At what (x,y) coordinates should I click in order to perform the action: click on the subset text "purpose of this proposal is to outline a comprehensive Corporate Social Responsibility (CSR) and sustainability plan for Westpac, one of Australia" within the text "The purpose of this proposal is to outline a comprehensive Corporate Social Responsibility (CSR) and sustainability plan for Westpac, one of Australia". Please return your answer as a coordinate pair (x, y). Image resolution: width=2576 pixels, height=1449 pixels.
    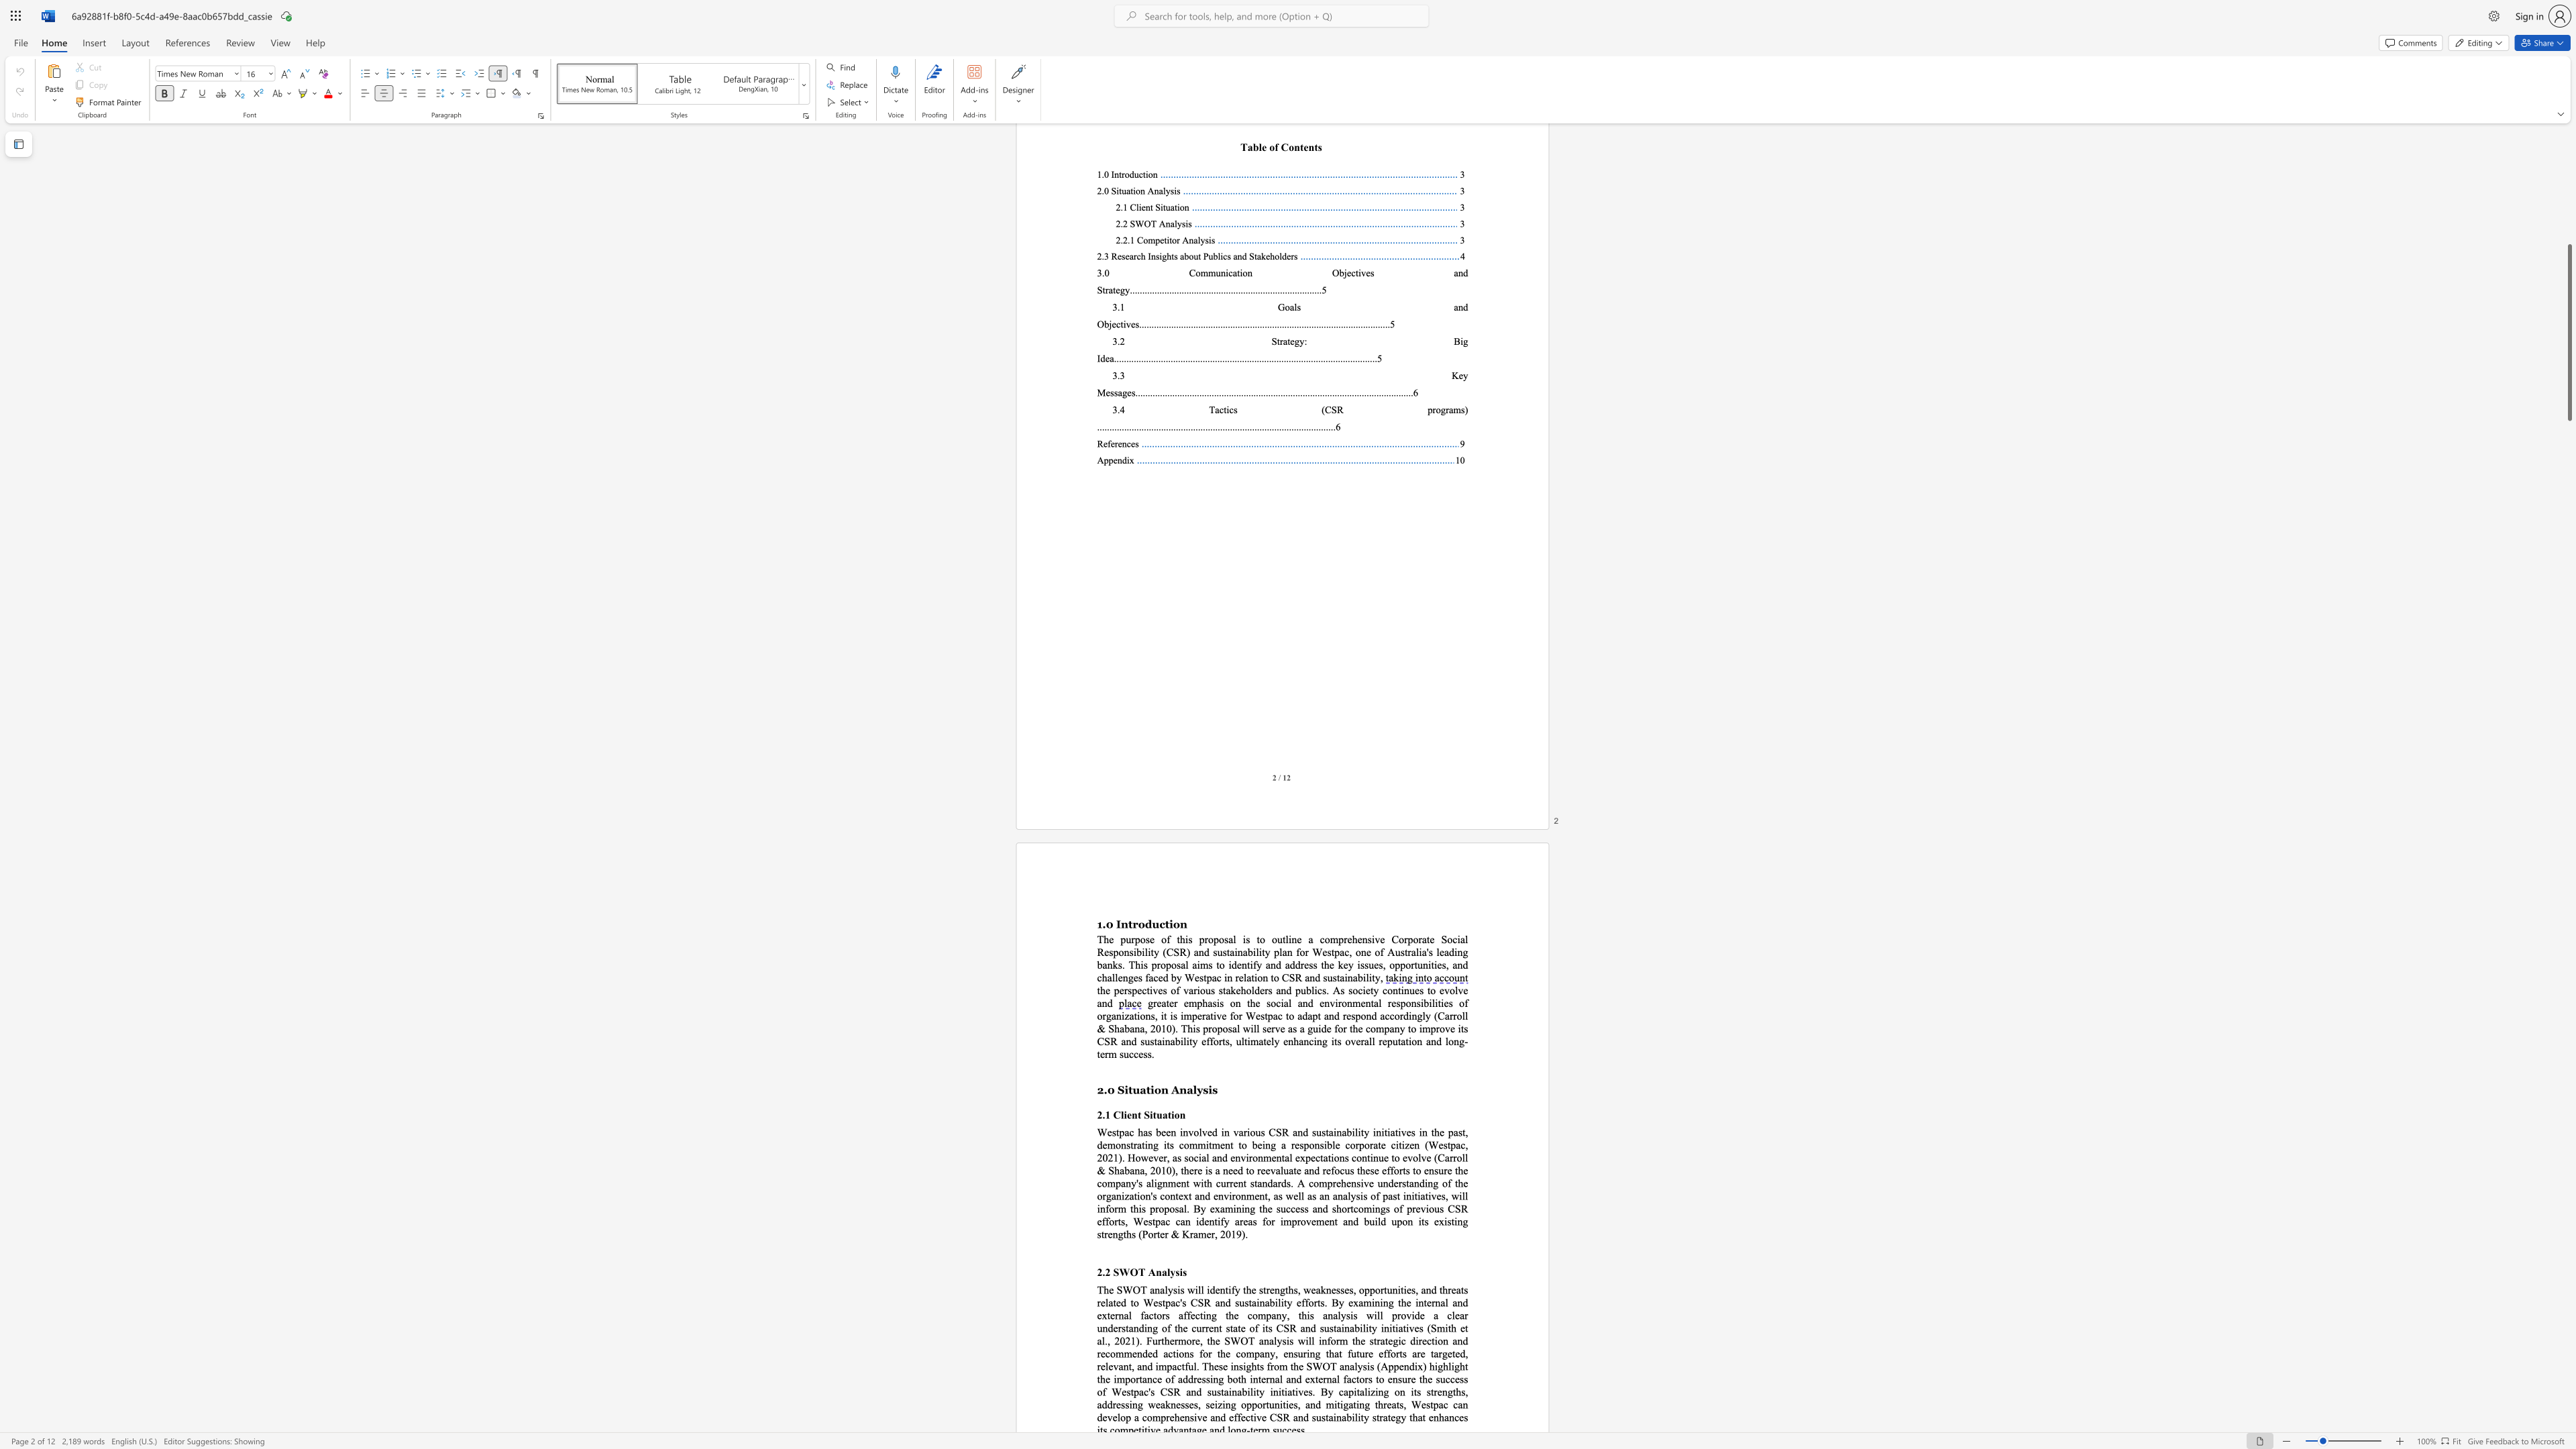
    Looking at the image, I should click on (1120, 938).